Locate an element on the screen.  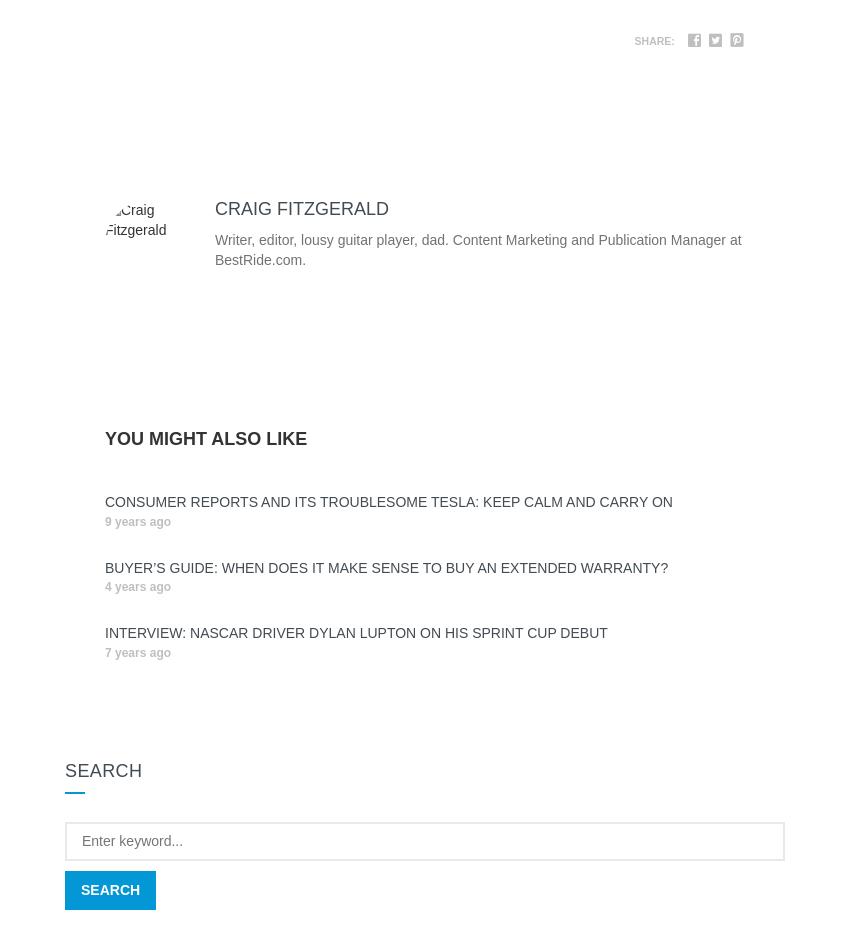
'INTERVIEW: NASCAR Driver Dylan Lupton On His Sprint Cup Debut' is located at coordinates (354, 632).